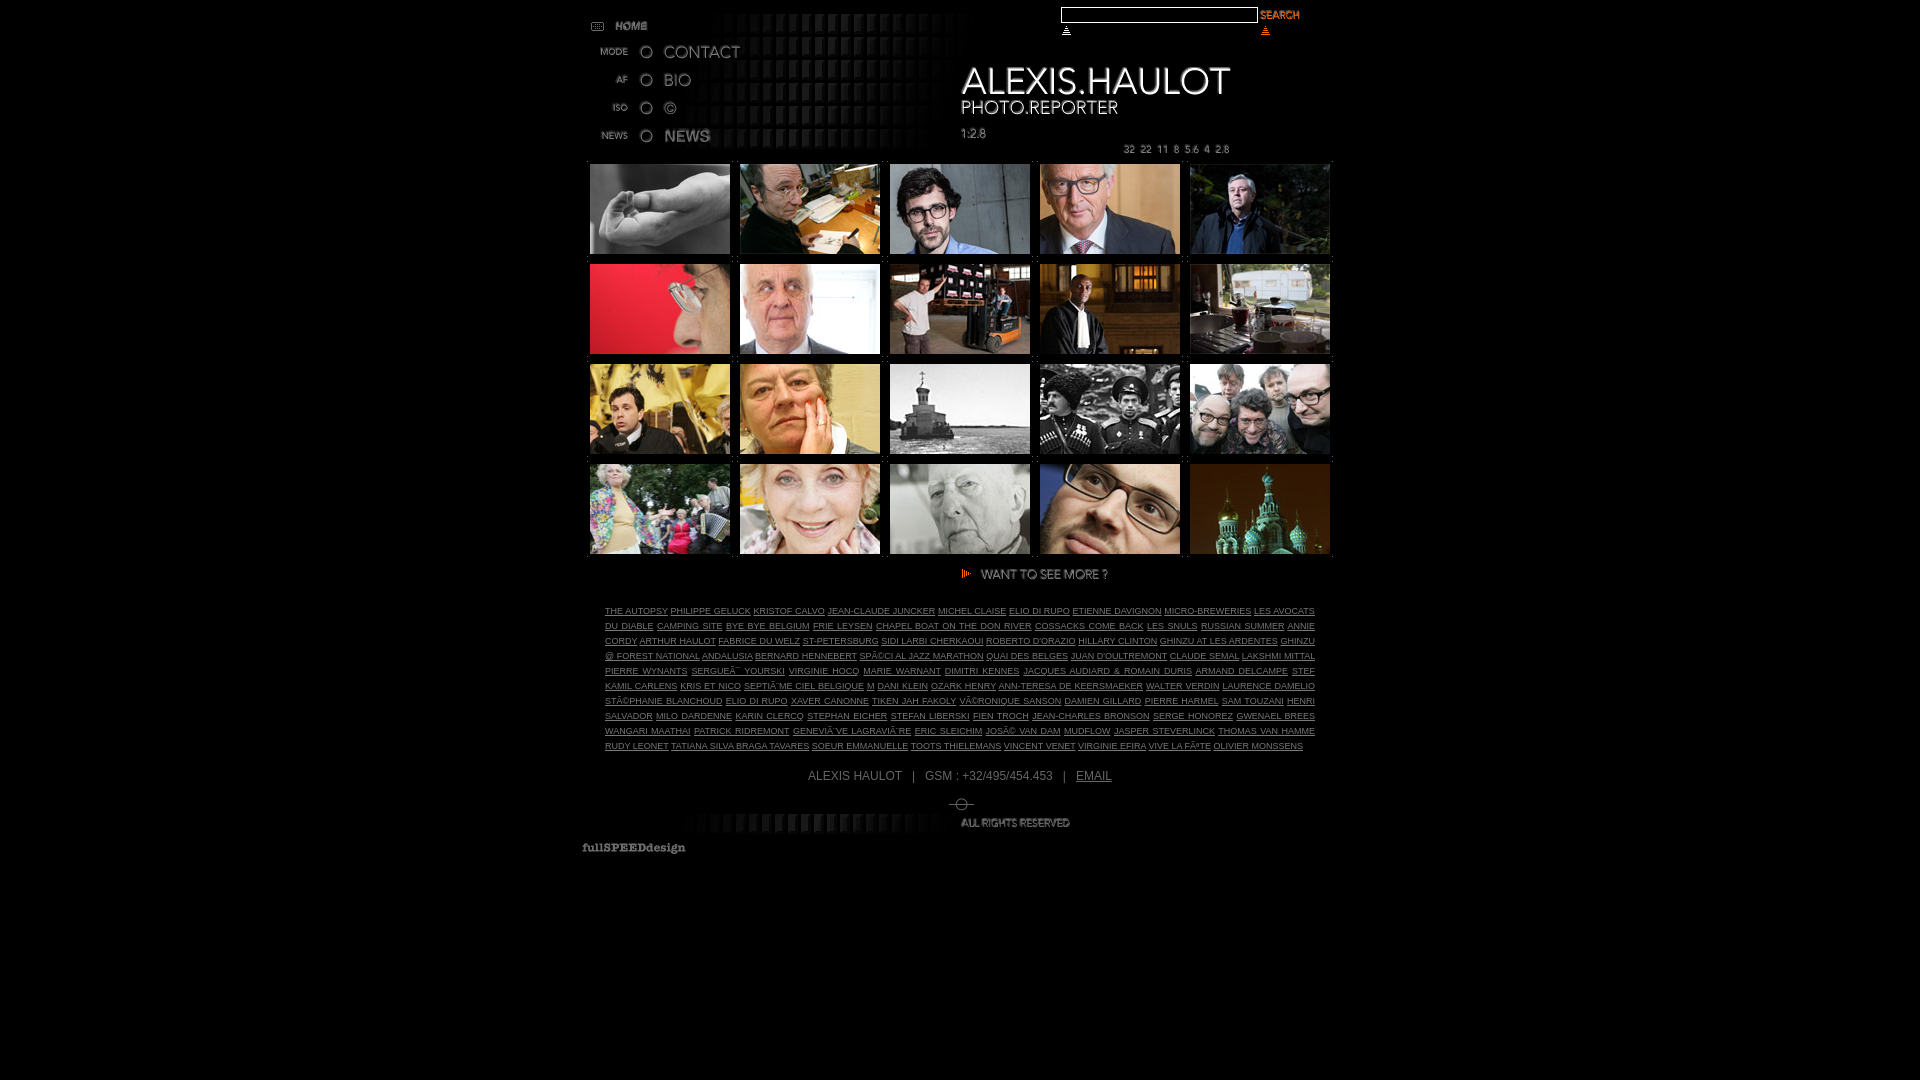 The height and width of the screenshot is (1080, 1920). What do you see at coordinates (960, 677) in the screenshot?
I see `'STEF KAMIL CARLENS'` at bounding box center [960, 677].